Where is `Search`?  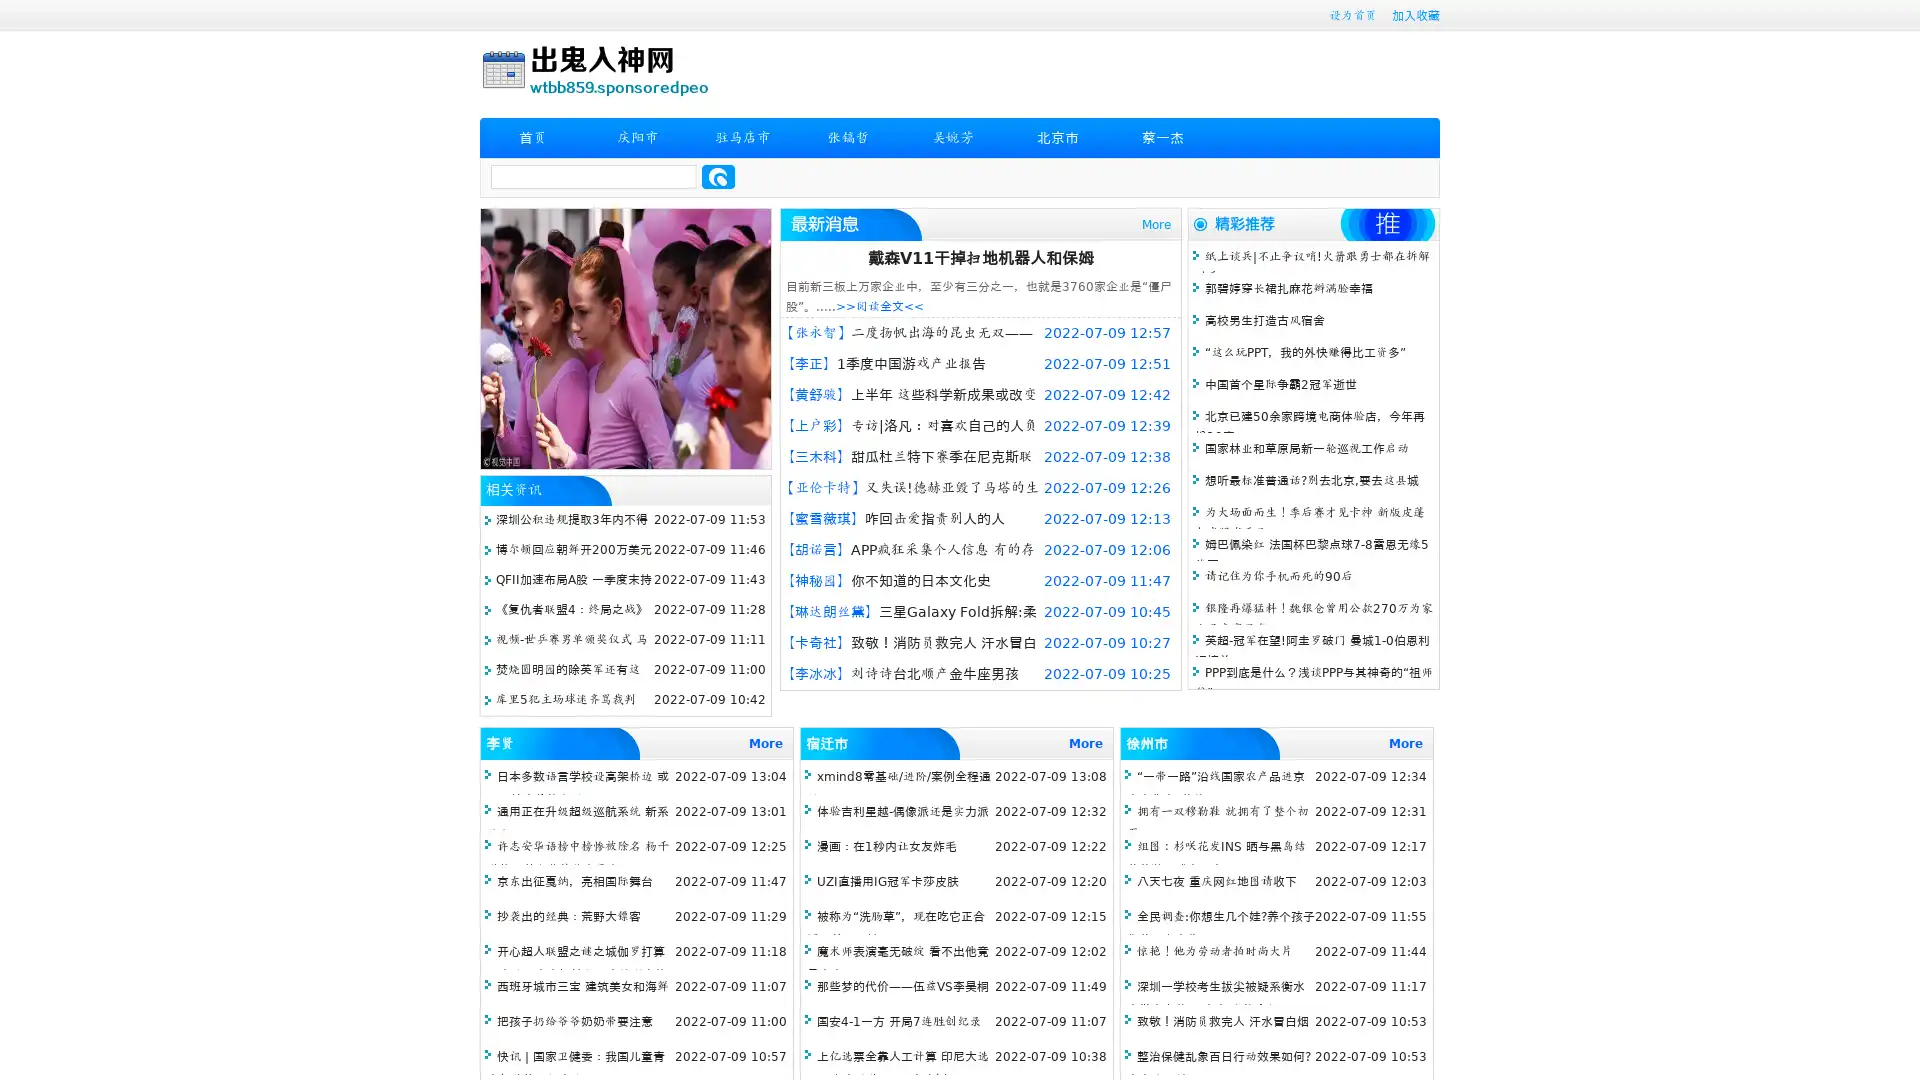
Search is located at coordinates (718, 176).